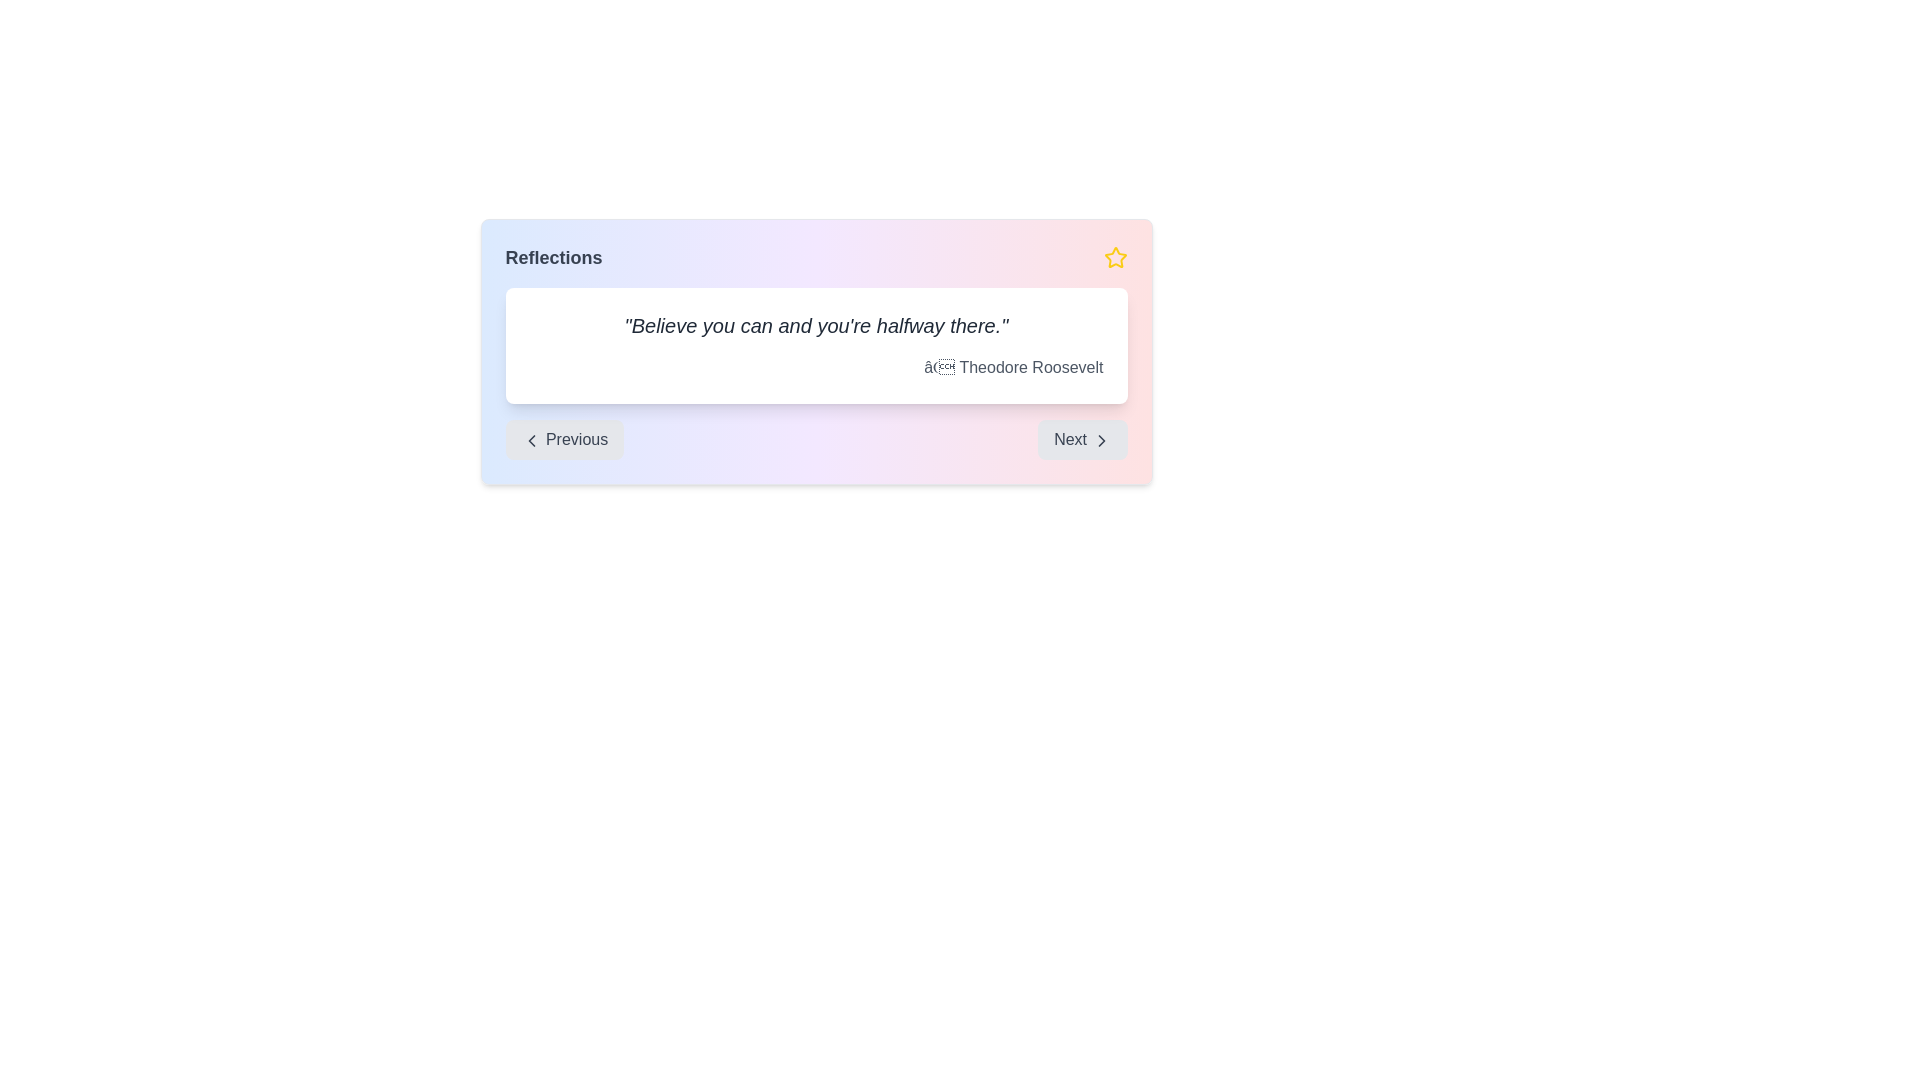  What do you see at coordinates (1114, 257) in the screenshot?
I see `the star icon in the top-right corner of the 'Reflections' section` at bounding box center [1114, 257].